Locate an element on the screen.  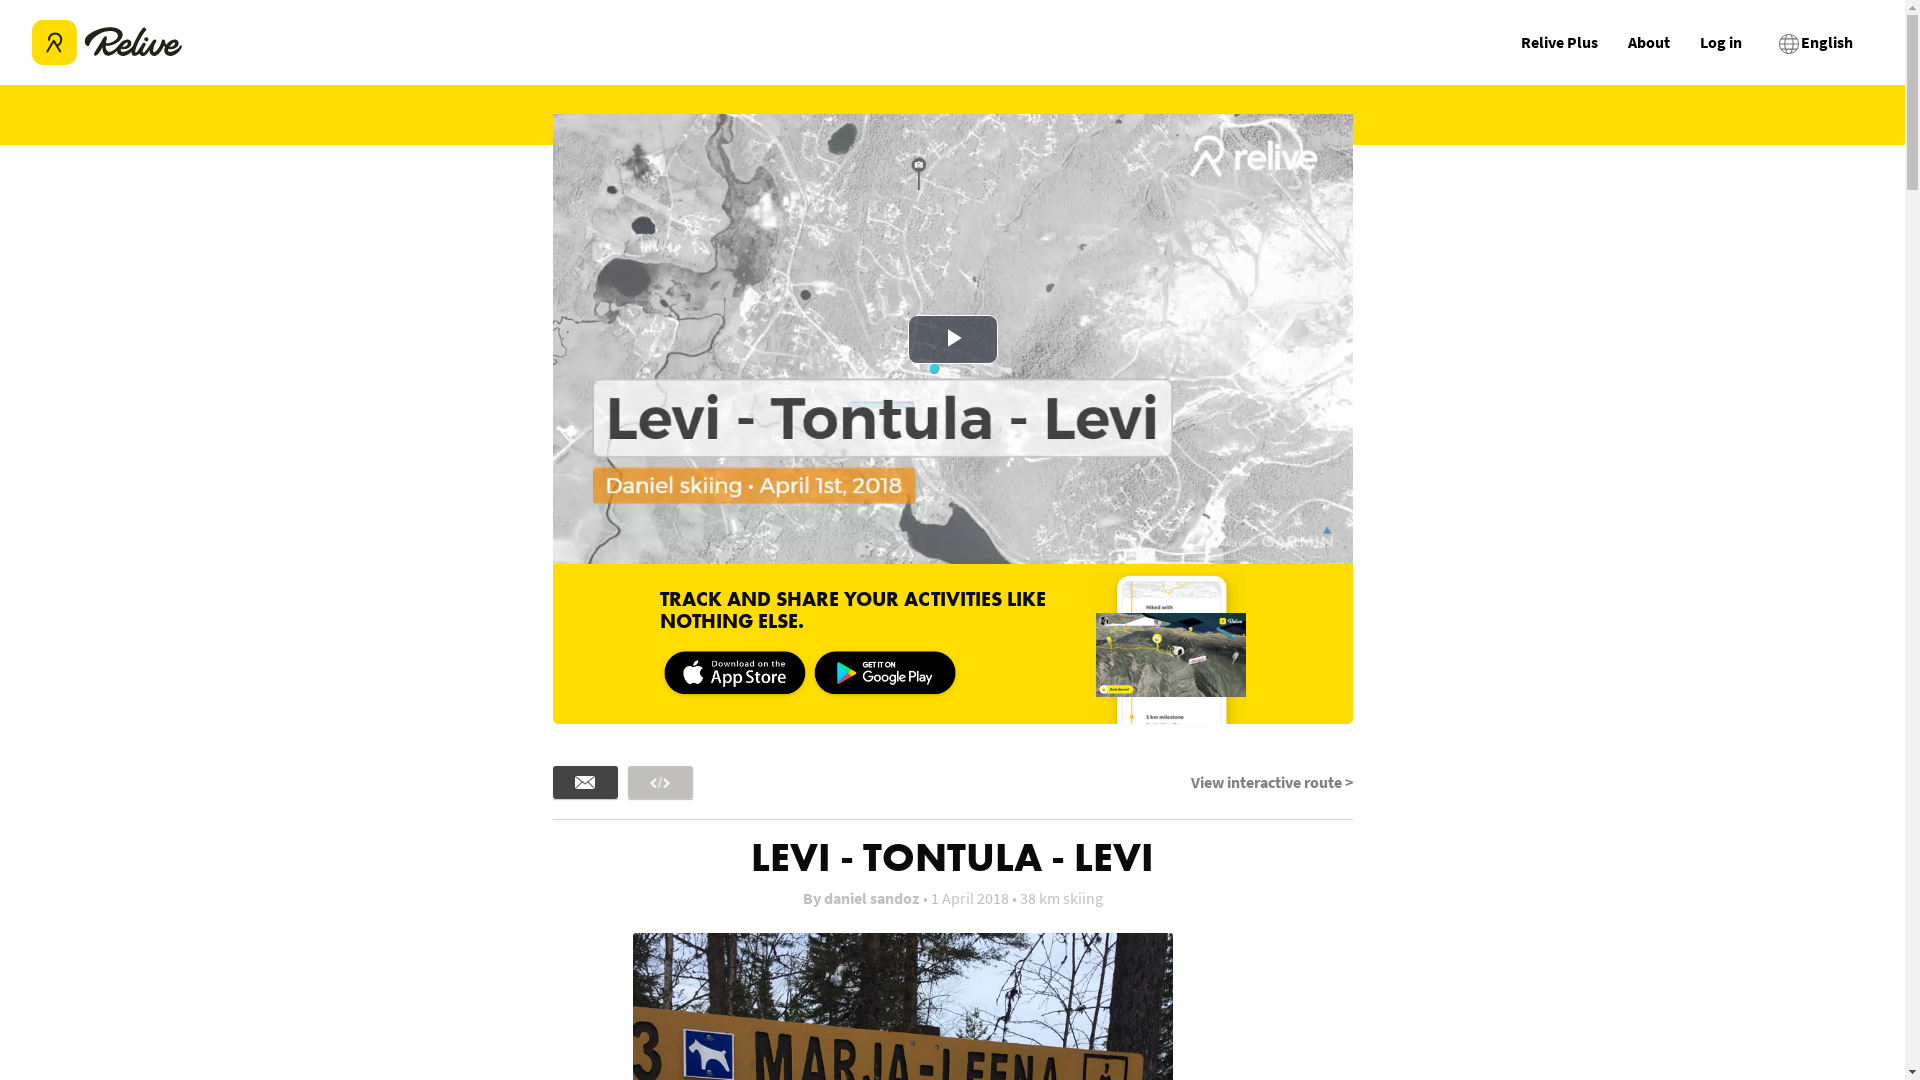
'Relive Plus' is located at coordinates (1520, 42).